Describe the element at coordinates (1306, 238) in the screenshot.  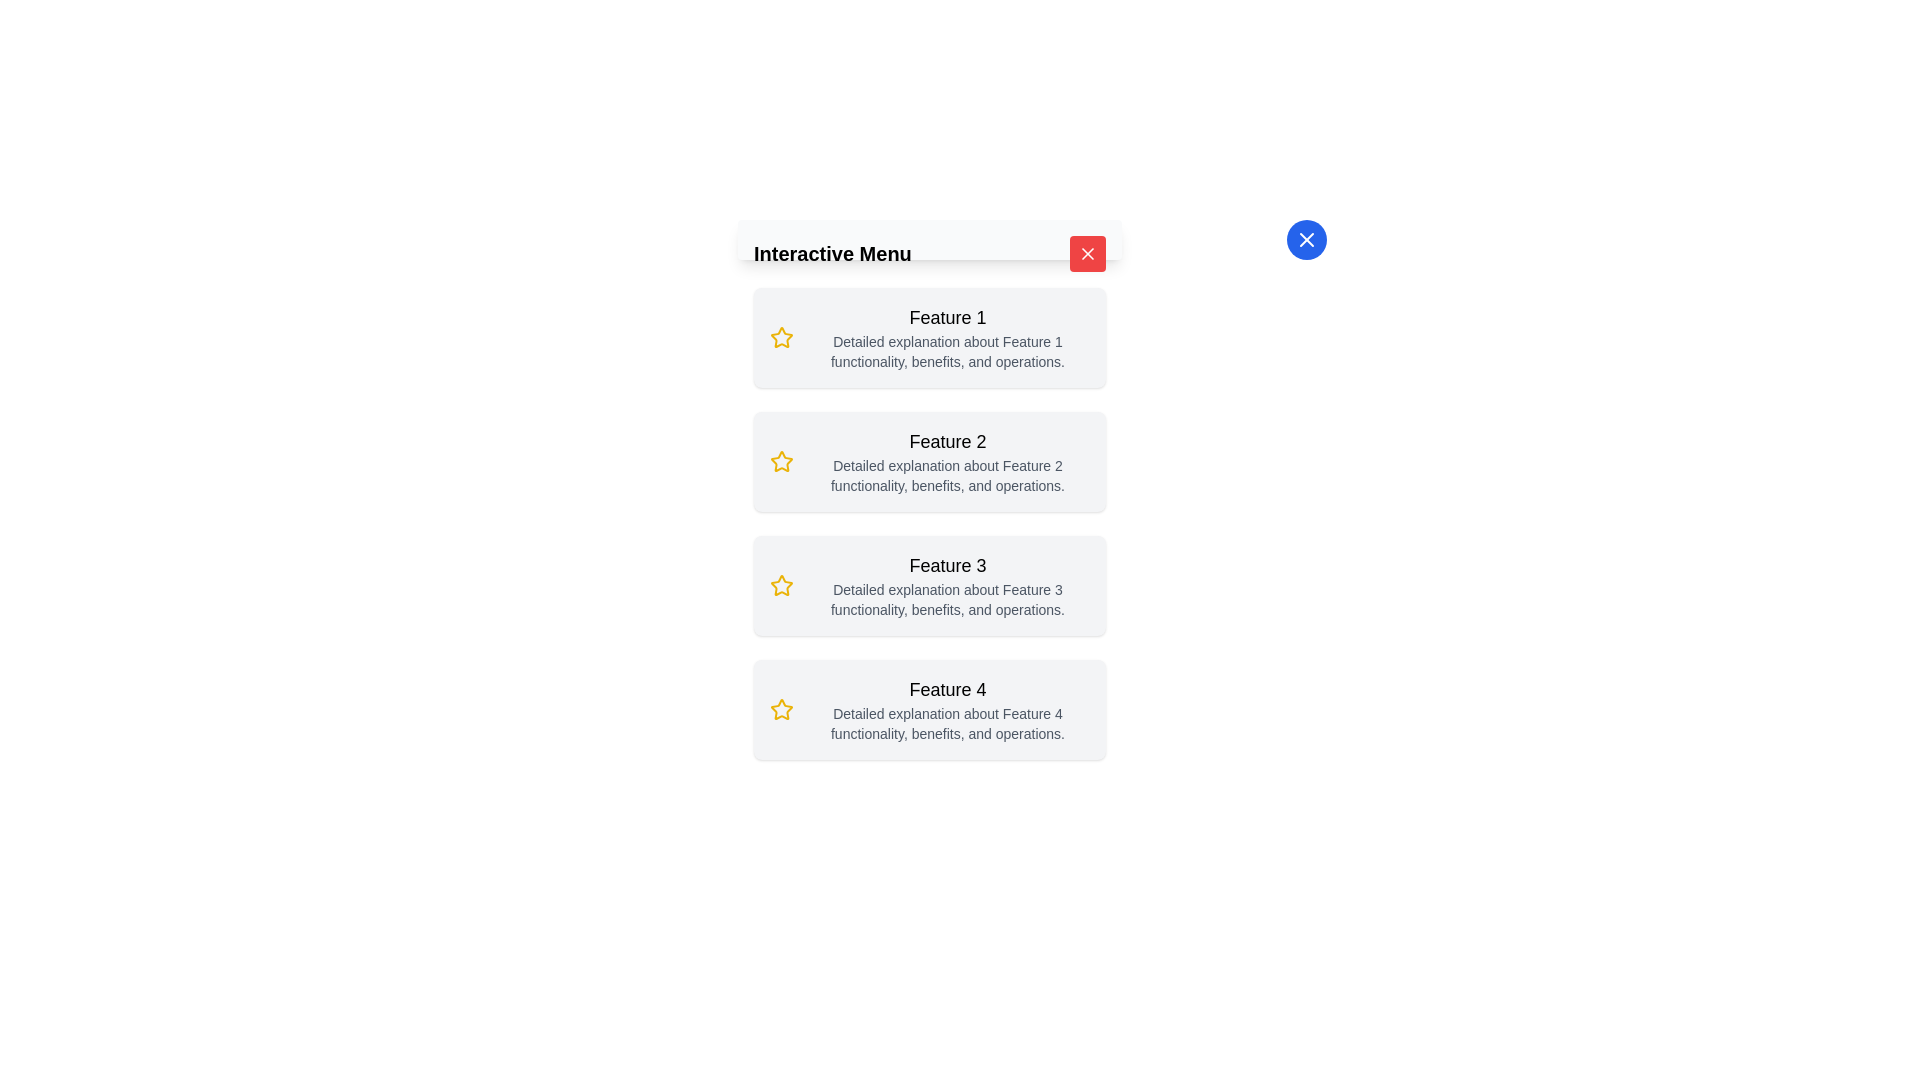
I see `the blue circular button with a white 'X' icon located on the right side of the Interactive menu bar at the top of the menu interface` at that location.